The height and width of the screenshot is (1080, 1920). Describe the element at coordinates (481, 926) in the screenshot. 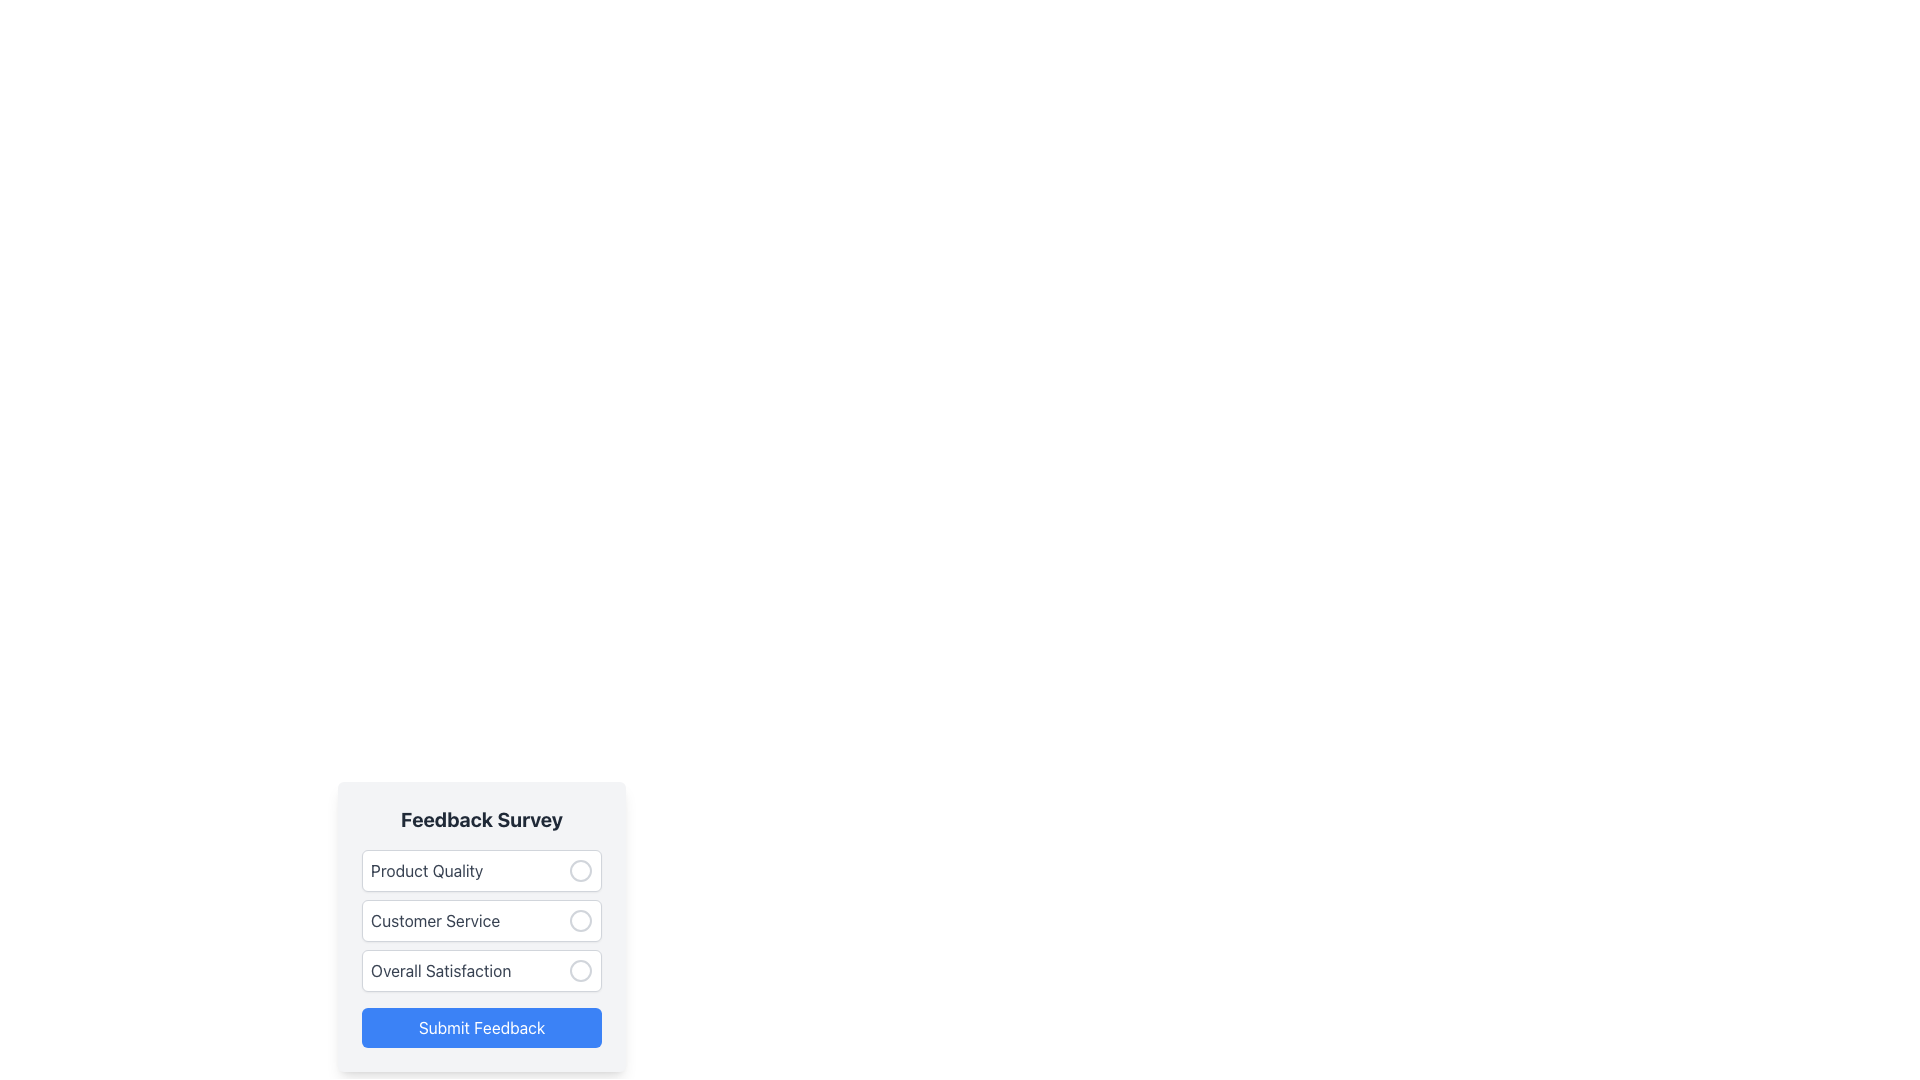

I see `the second option in the feedback survey list, which allows users to evaluate 'Customer Service' by clicking the circular selection point to the right` at that location.